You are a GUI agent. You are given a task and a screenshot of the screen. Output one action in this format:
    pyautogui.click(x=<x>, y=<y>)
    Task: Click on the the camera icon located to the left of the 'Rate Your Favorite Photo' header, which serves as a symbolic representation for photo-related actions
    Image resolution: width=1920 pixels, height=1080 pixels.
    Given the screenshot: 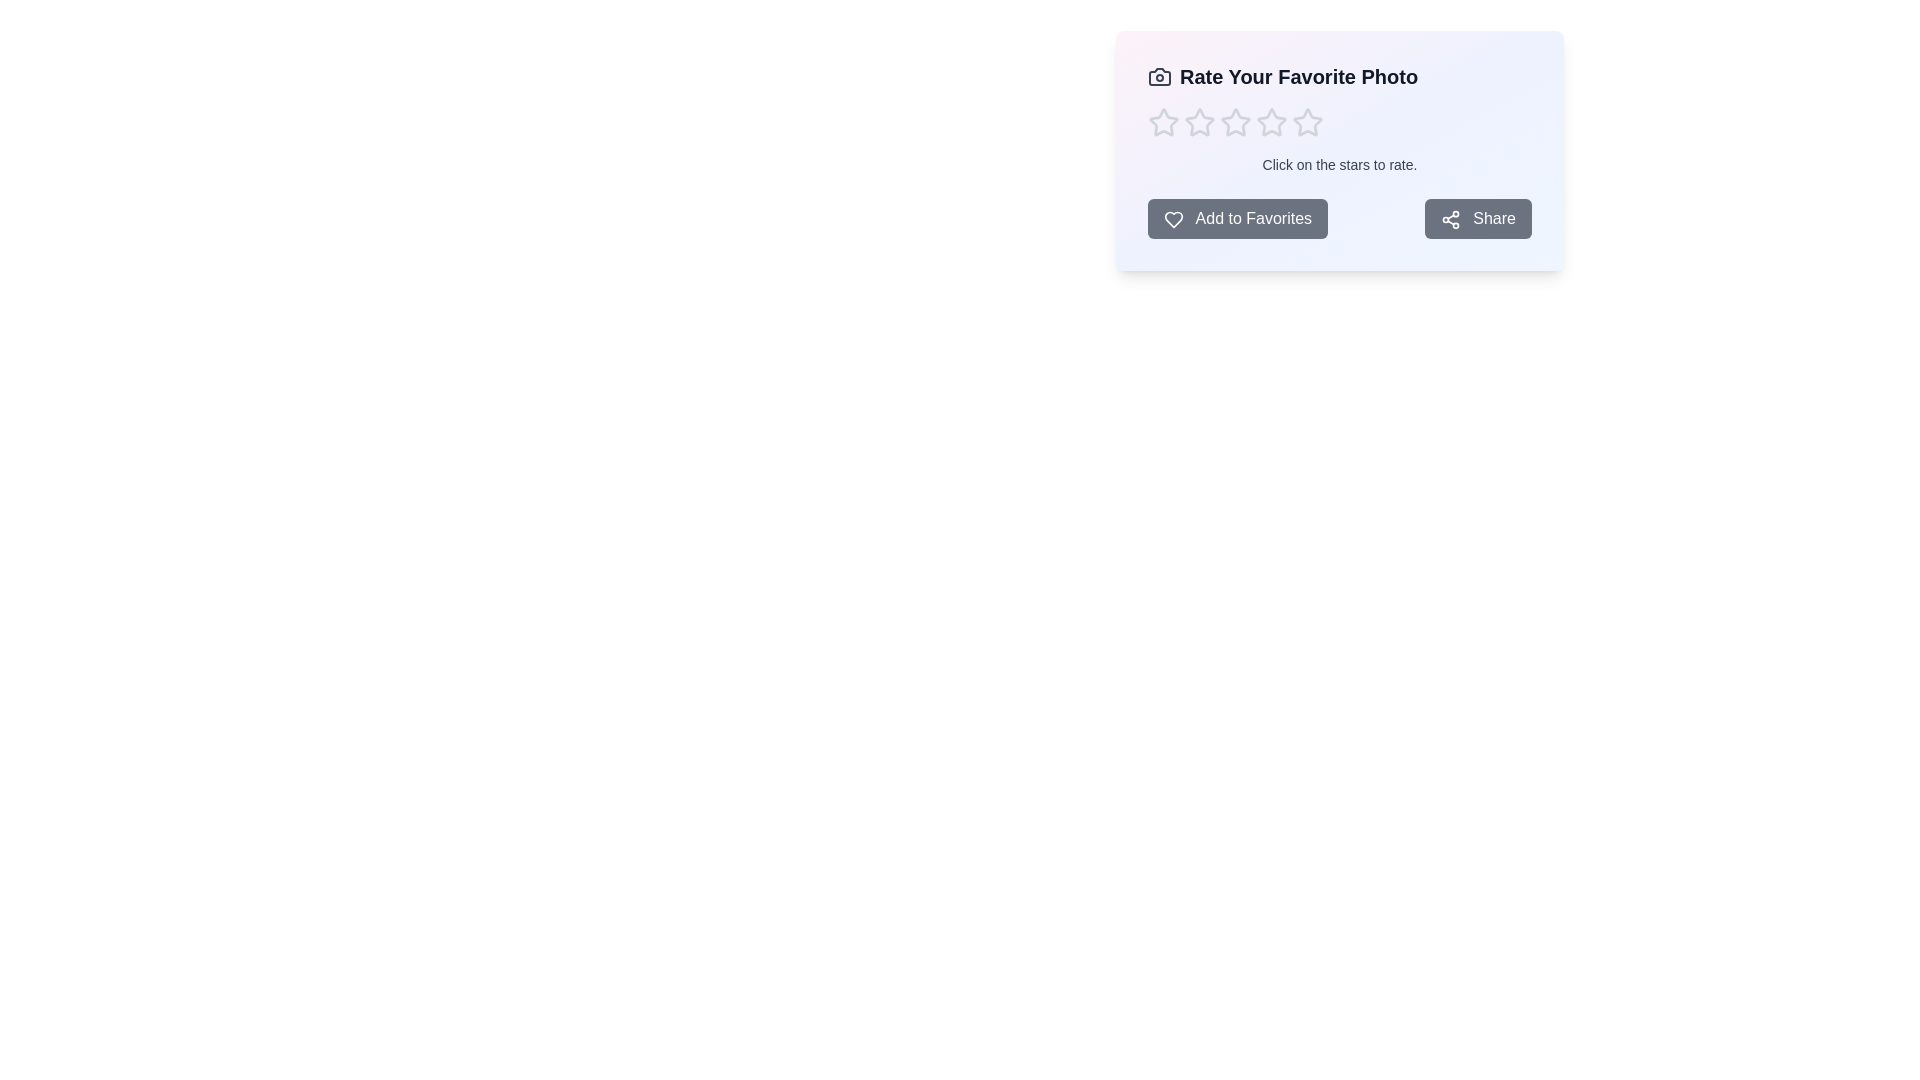 What is the action you would take?
    pyautogui.click(x=1160, y=76)
    